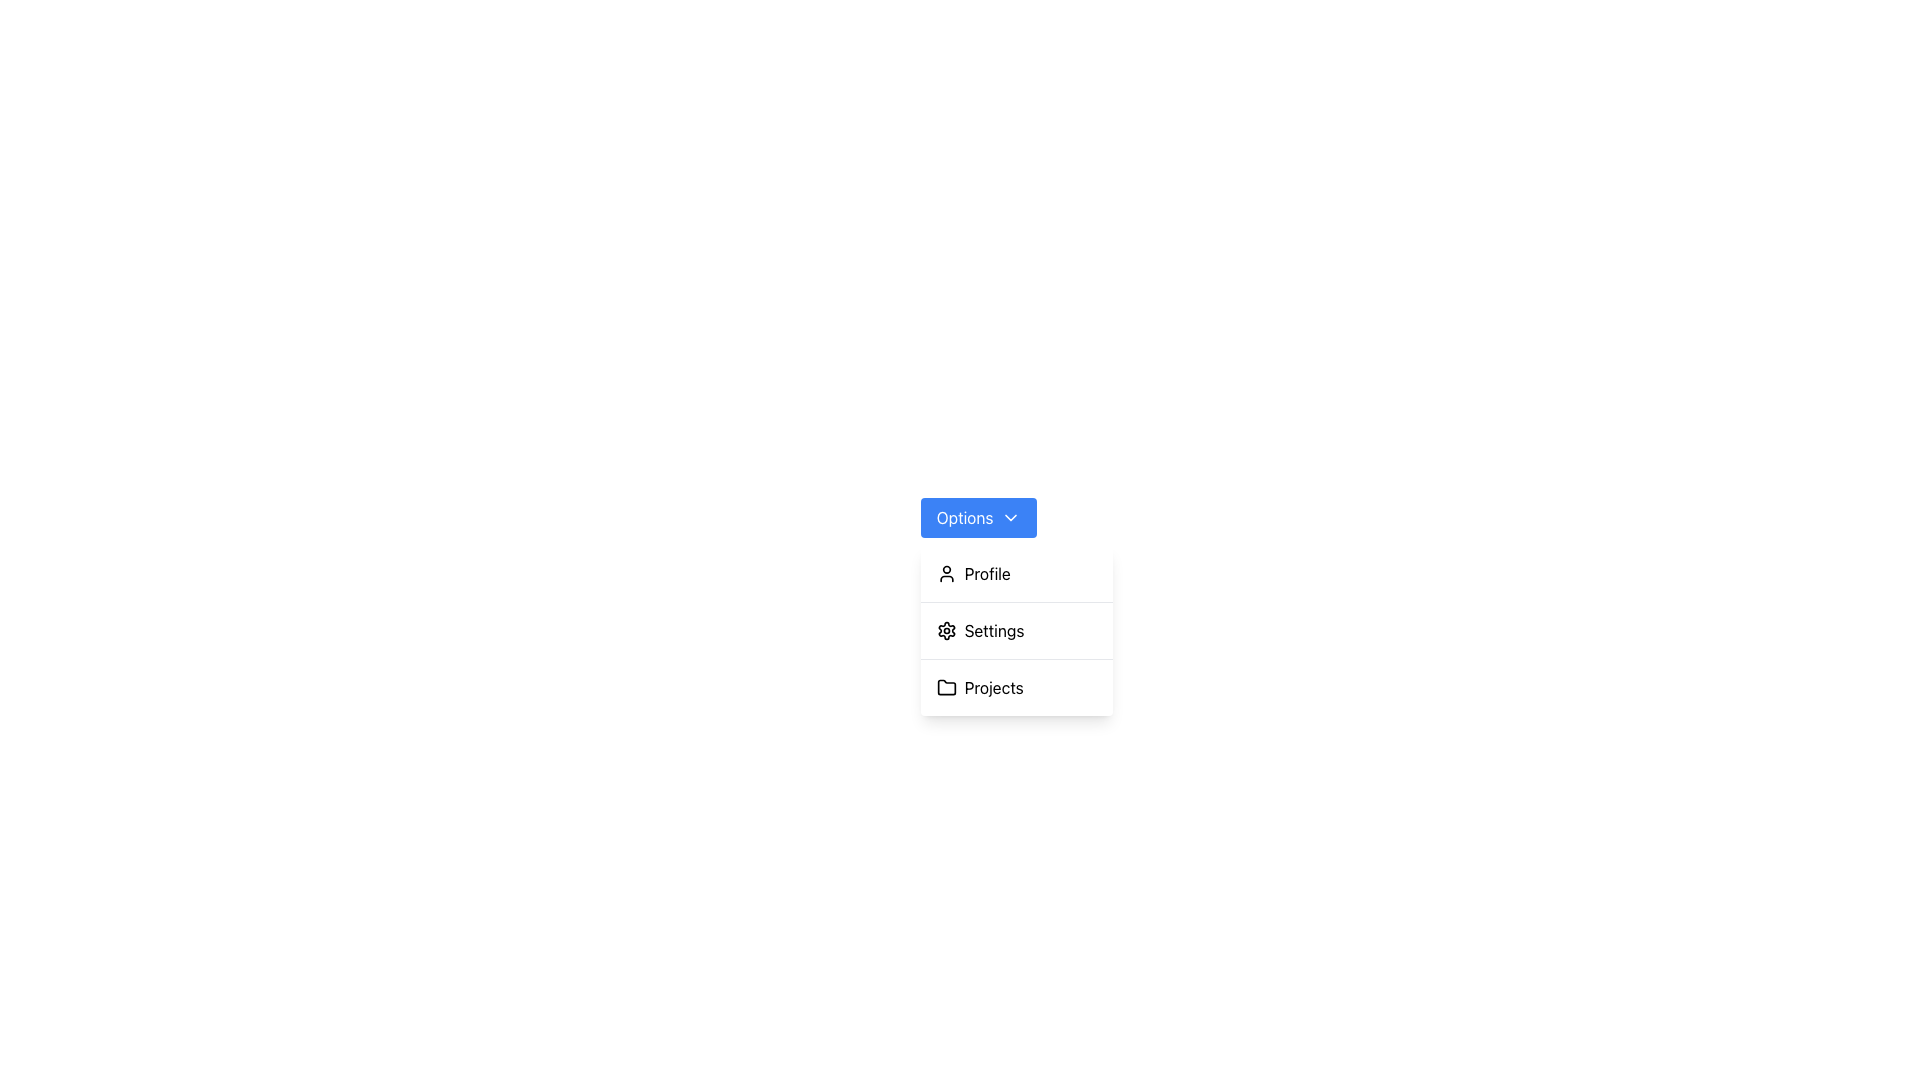 The height and width of the screenshot is (1080, 1920). What do you see at coordinates (945, 686) in the screenshot?
I see `the folder icon located to the left of the 'Projects' label in the dropdown menu, which indicates a grouping feature` at bounding box center [945, 686].